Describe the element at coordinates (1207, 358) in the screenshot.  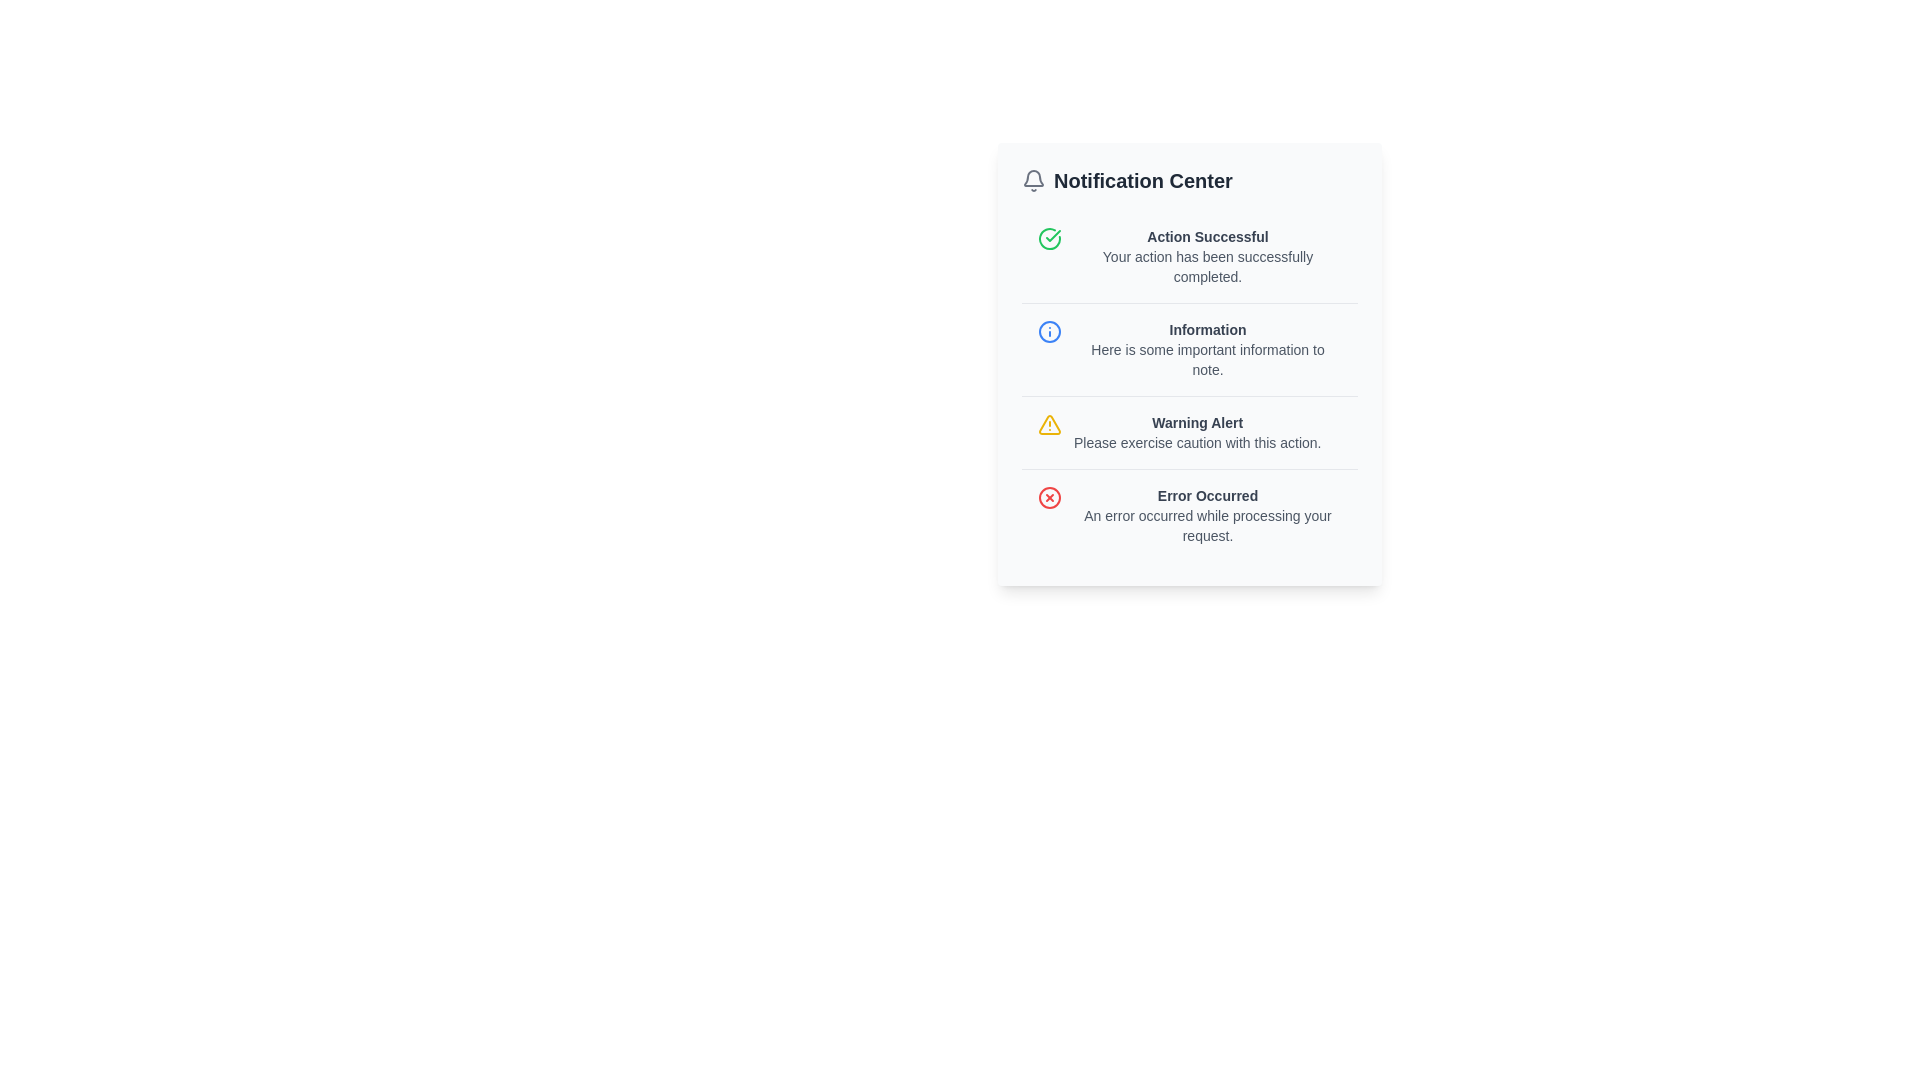
I see `the descriptive text located directly below the 'Information' title` at that location.